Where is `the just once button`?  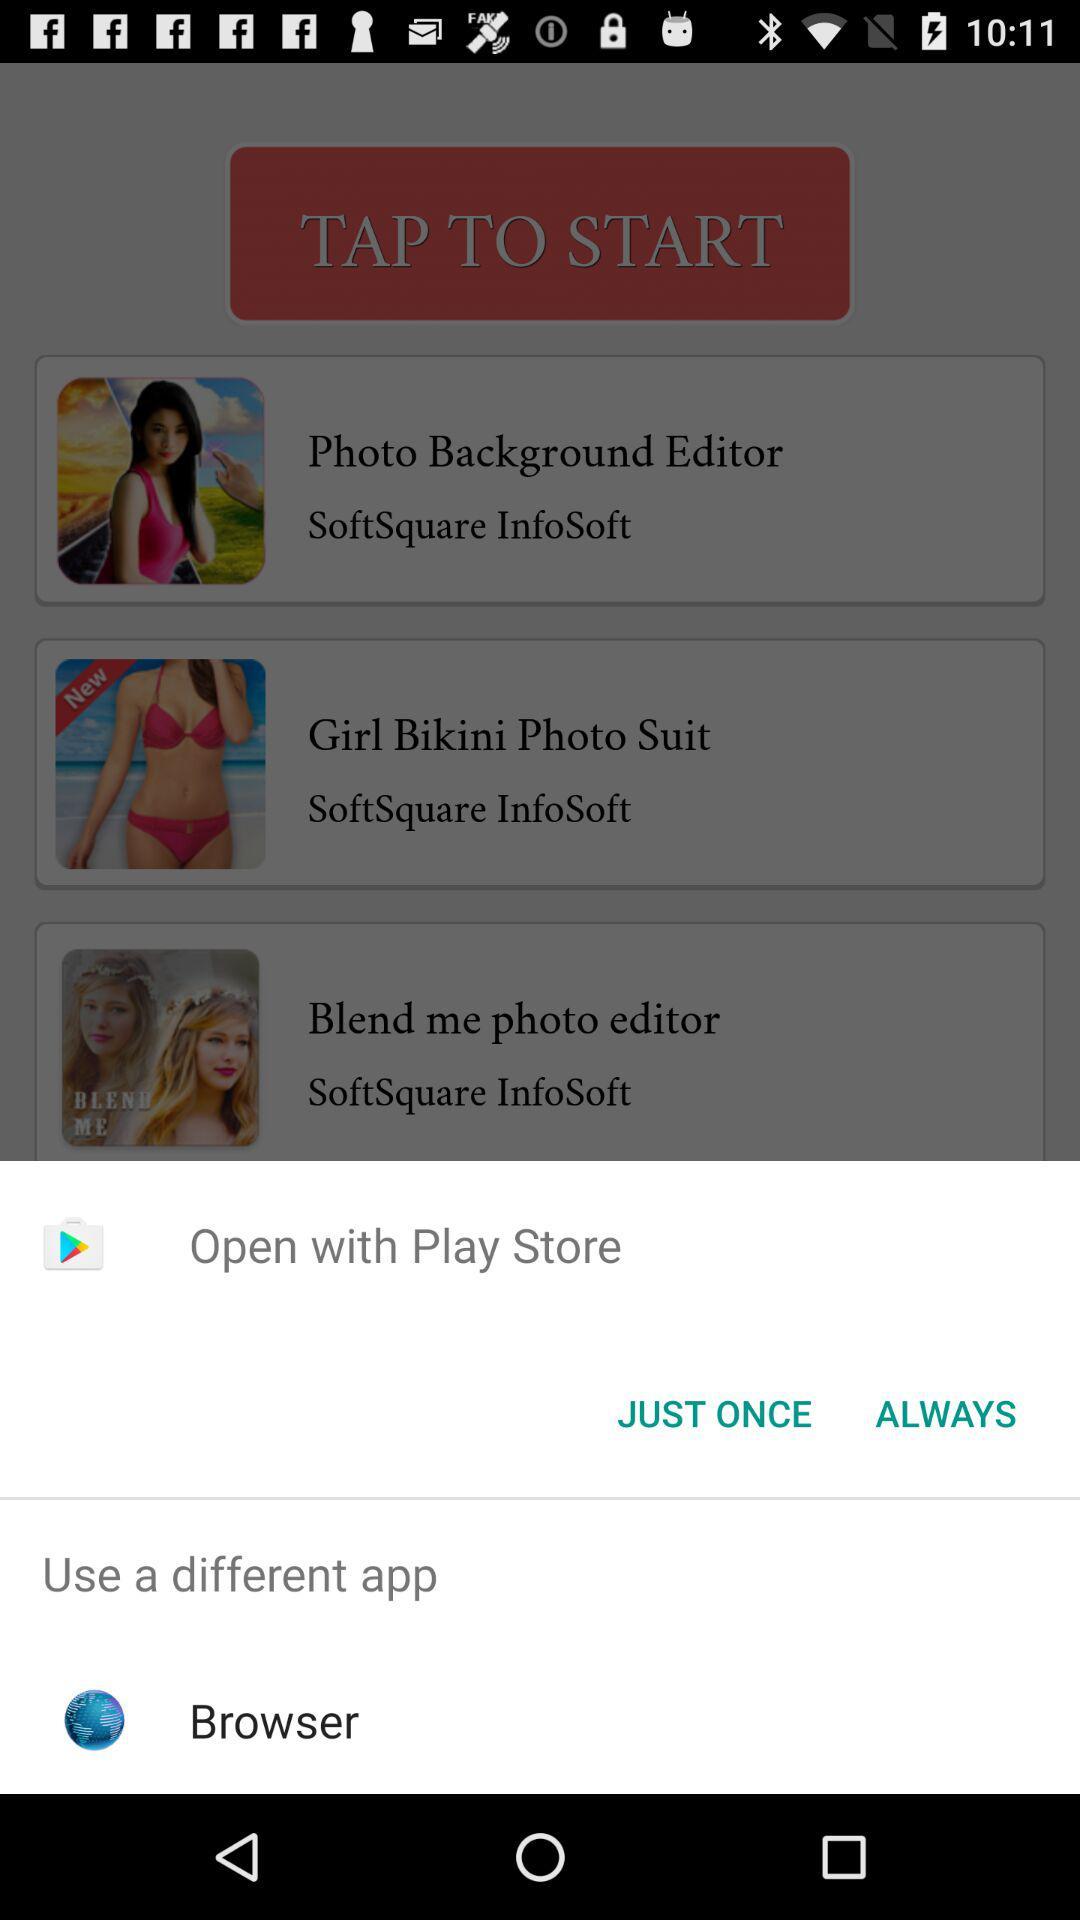 the just once button is located at coordinates (713, 1411).